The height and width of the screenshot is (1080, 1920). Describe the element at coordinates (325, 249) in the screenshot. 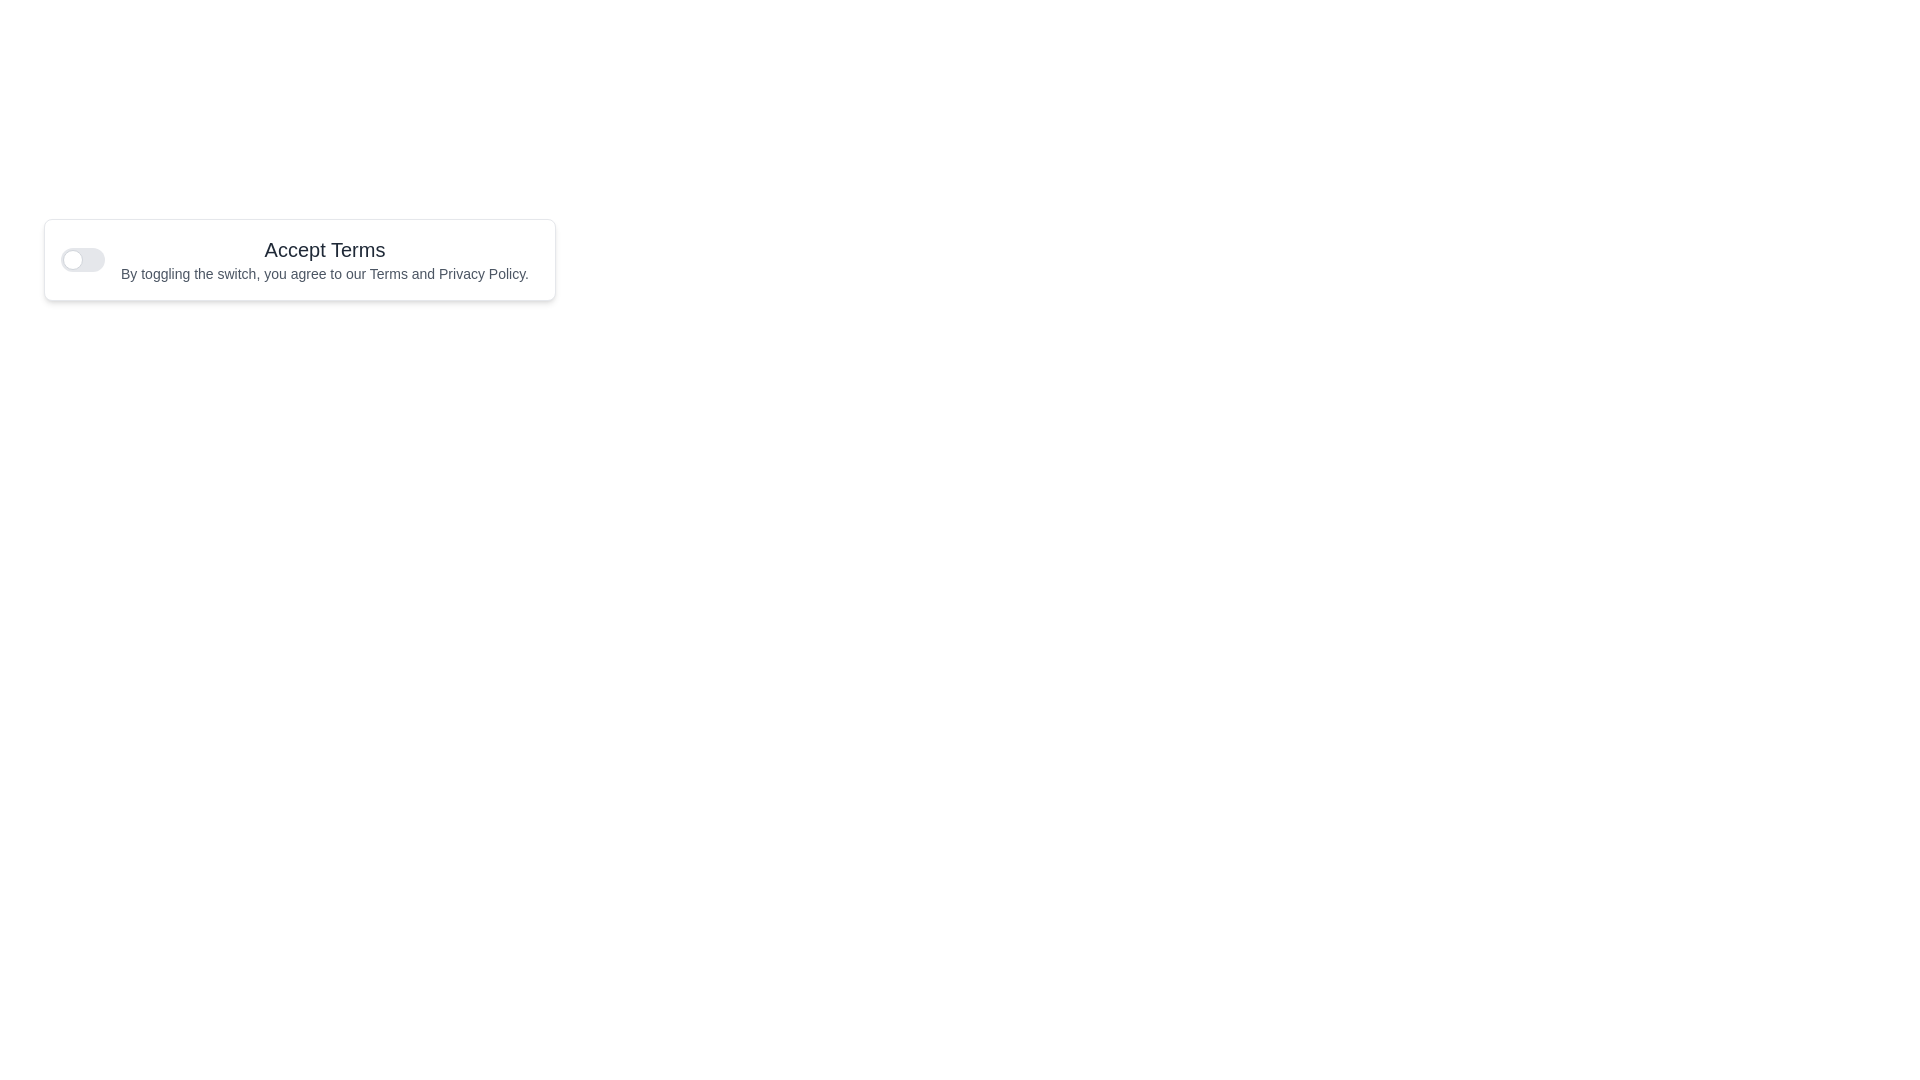

I see `the 'Accept Terms' text label, which is bold, large, and dark gray, located in the upper-middle section above a secondary text and adjacent to a toggle switch` at that location.